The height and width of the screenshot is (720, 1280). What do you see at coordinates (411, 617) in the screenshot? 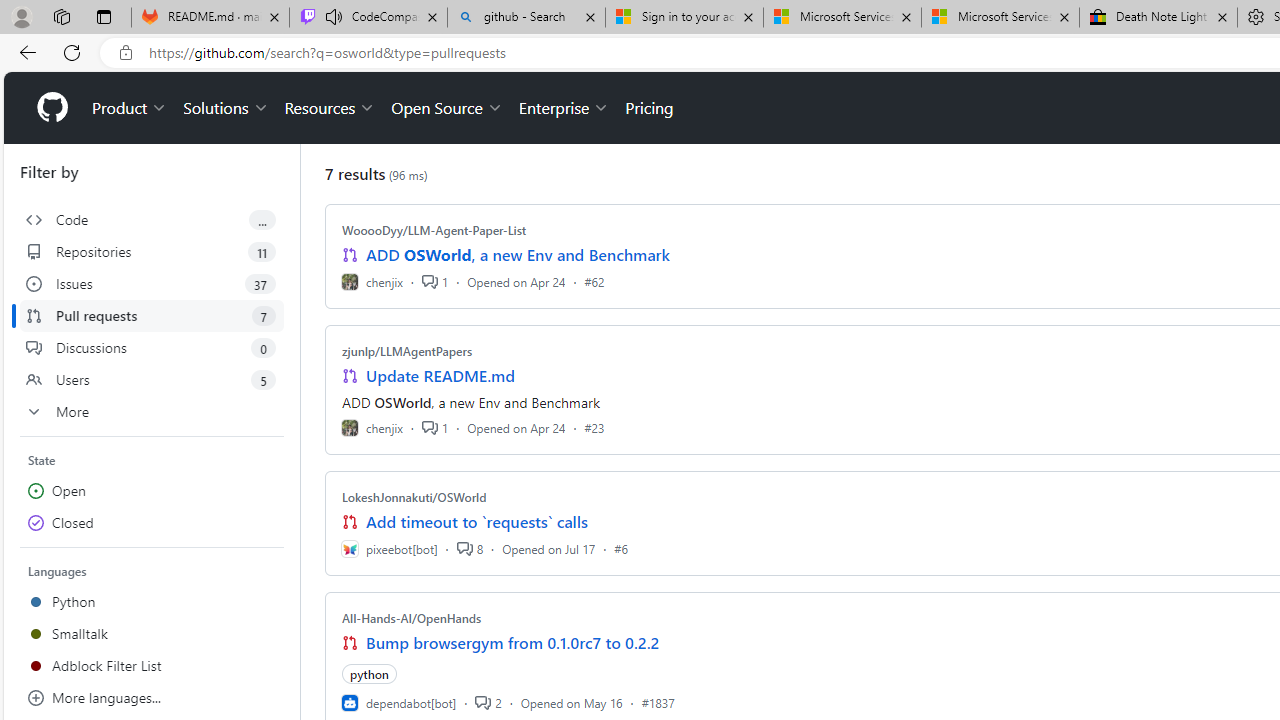
I see `'All-Hands-AI/OpenHands'` at bounding box center [411, 617].